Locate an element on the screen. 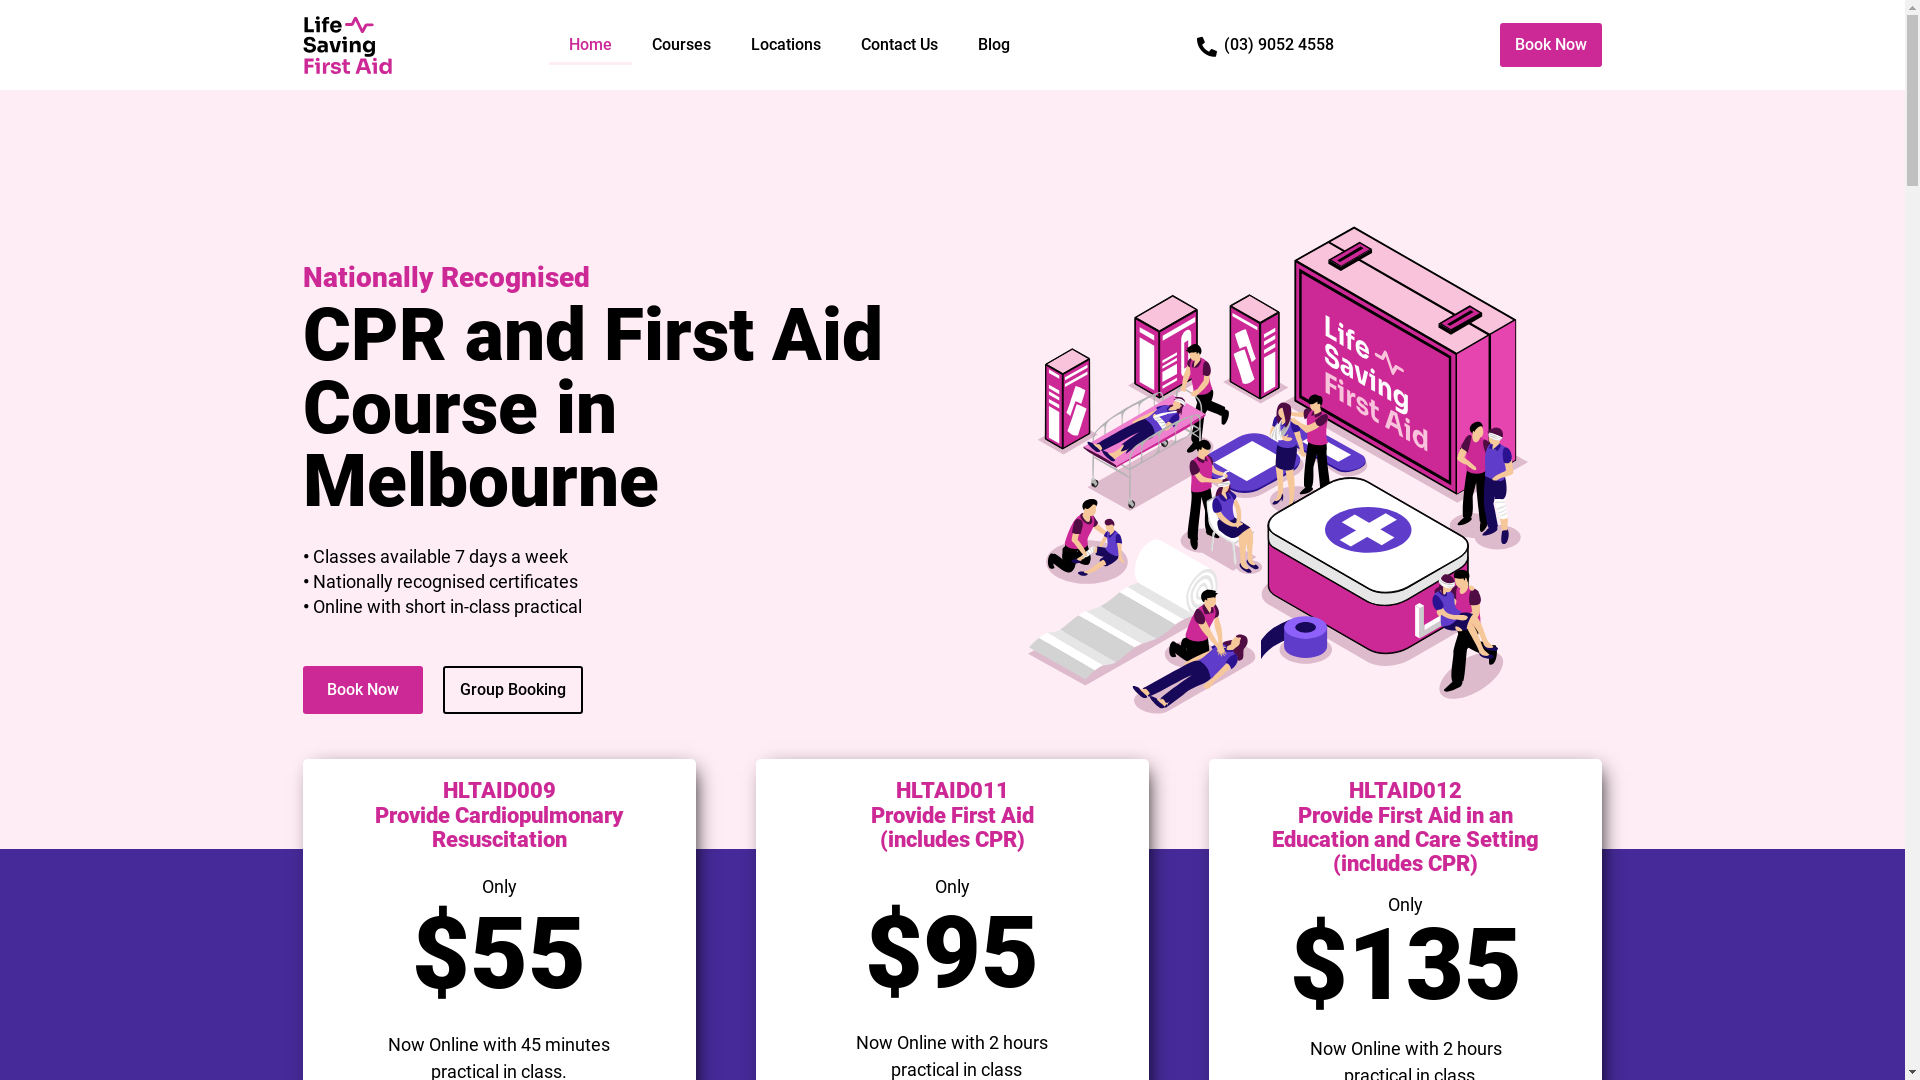  'Group Booking' is located at coordinates (512, 689).